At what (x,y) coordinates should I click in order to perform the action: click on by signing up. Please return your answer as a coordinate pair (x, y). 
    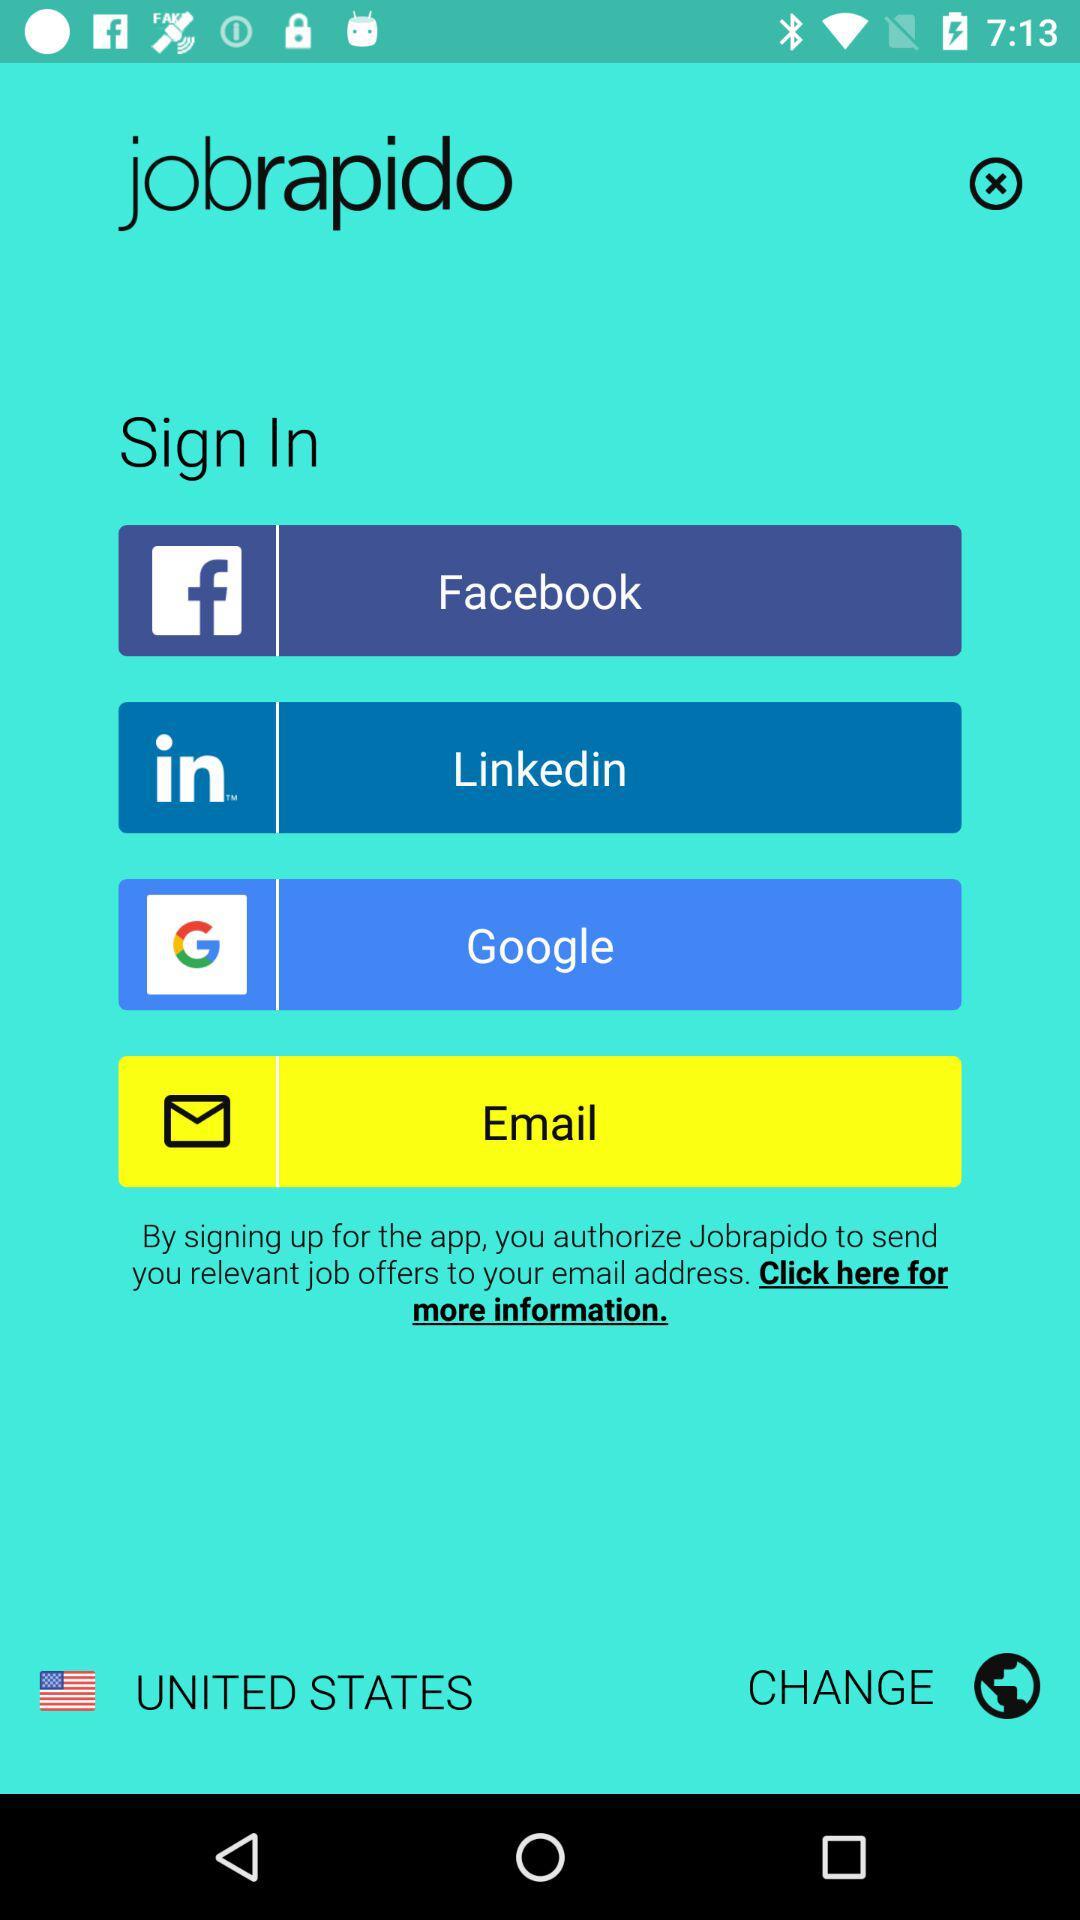
    Looking at the image, I should click on (540, 1270).